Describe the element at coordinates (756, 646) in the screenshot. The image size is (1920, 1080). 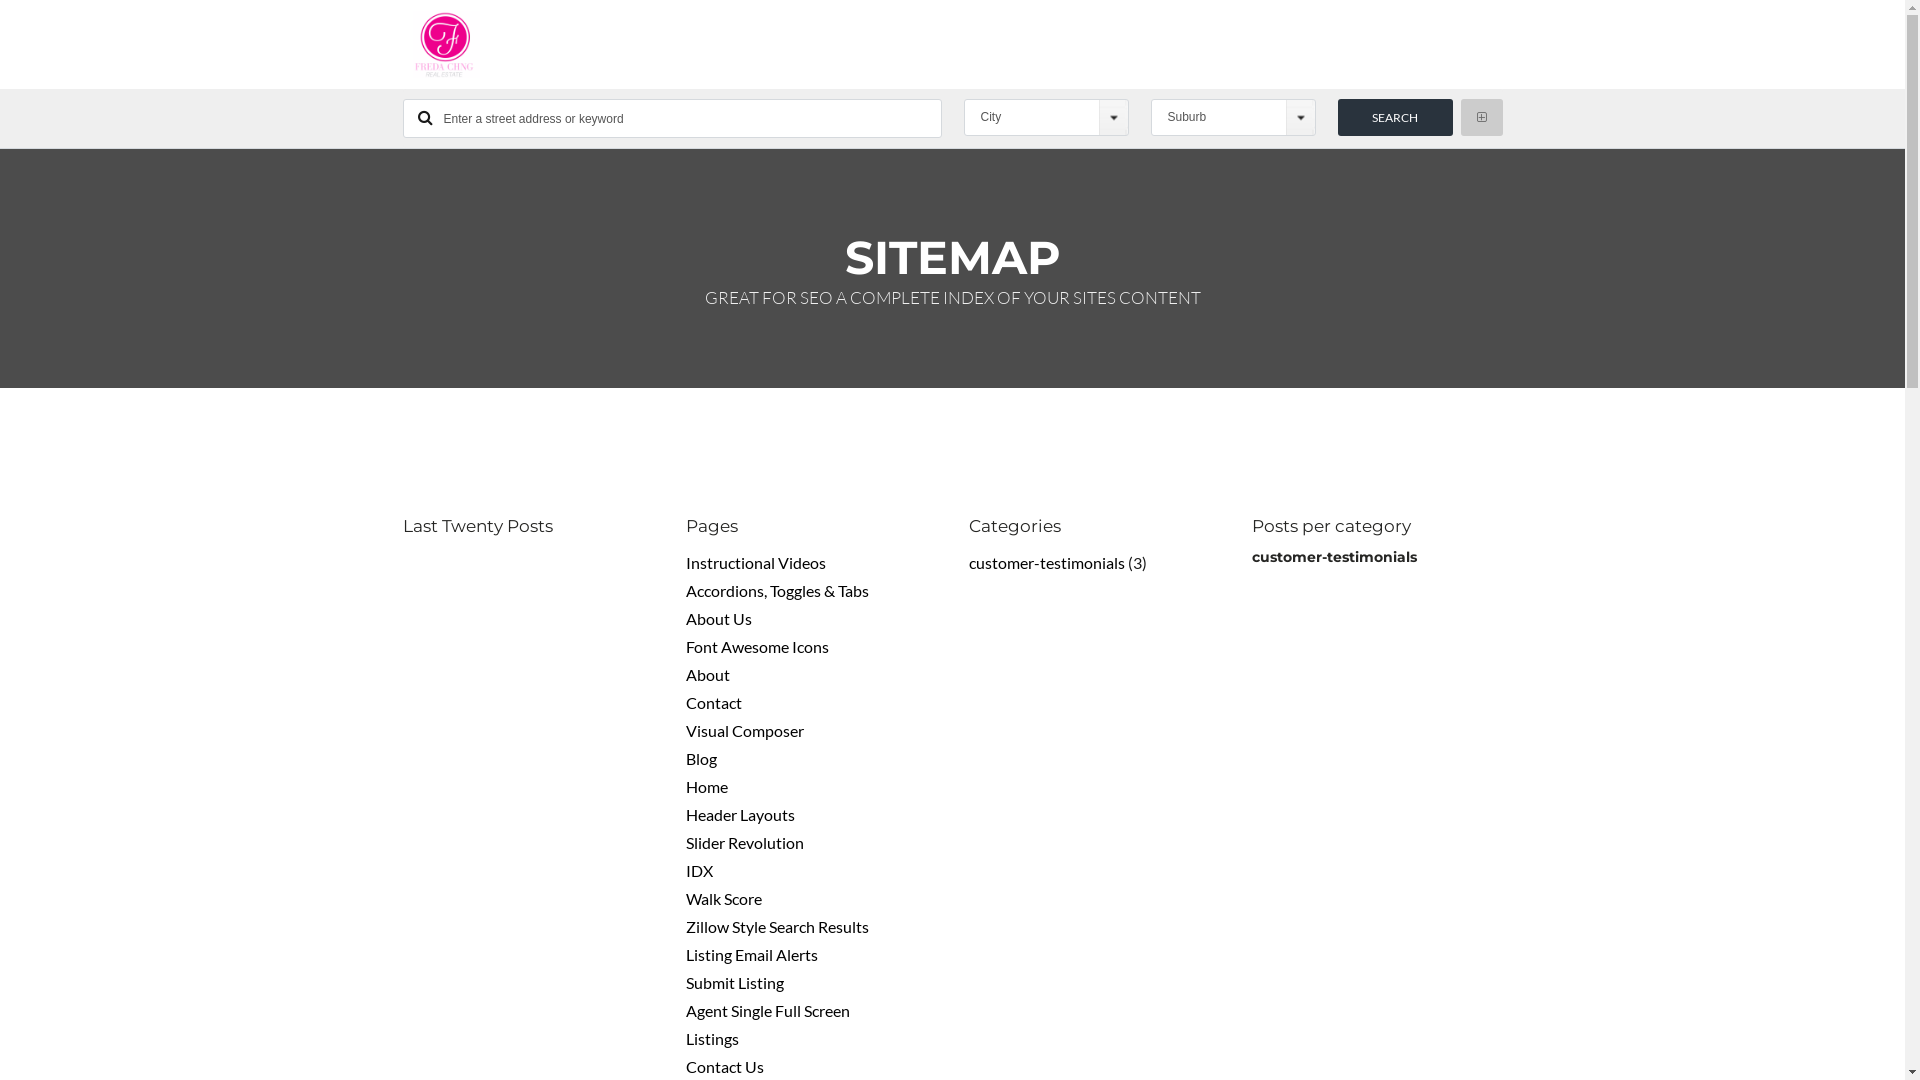
I see `'Font Awesome Icons'` at that location.